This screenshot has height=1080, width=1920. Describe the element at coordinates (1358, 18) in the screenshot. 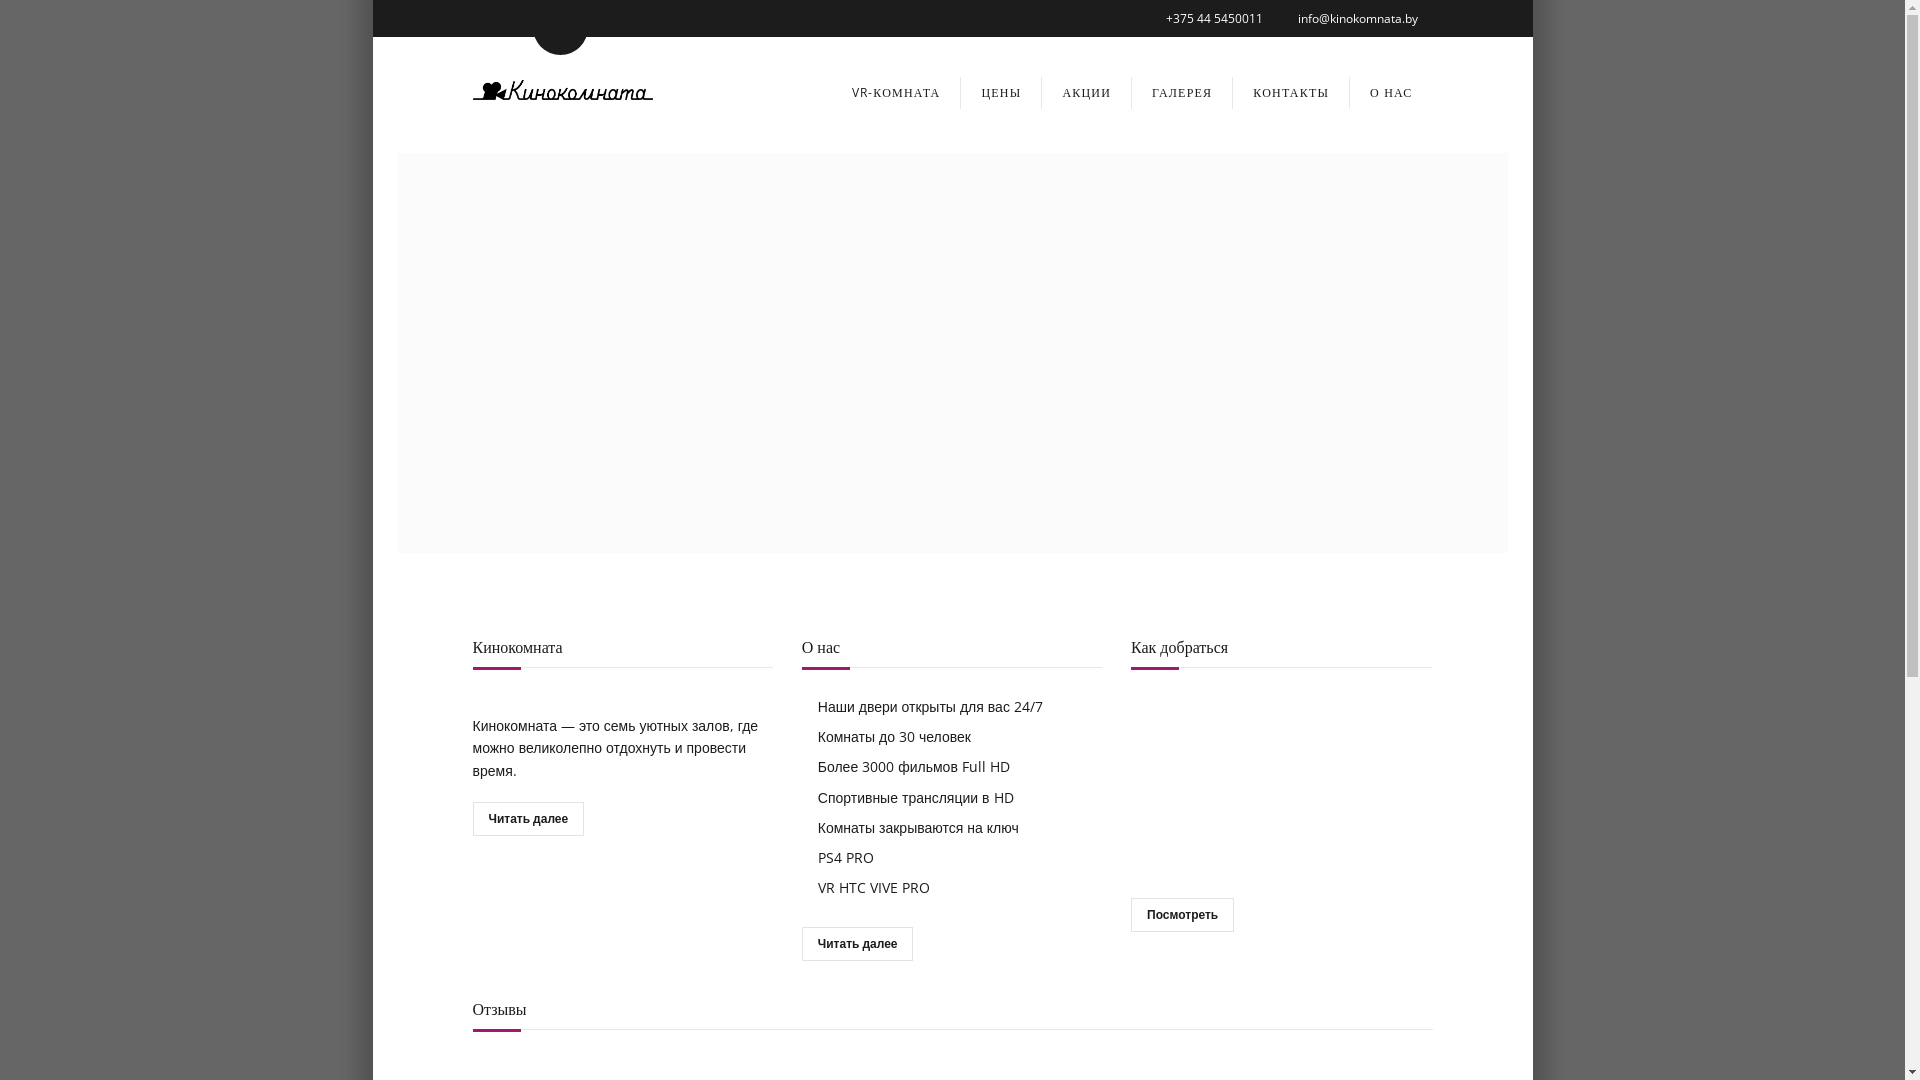

I see `'info@kinokomnata.by'` at that location.